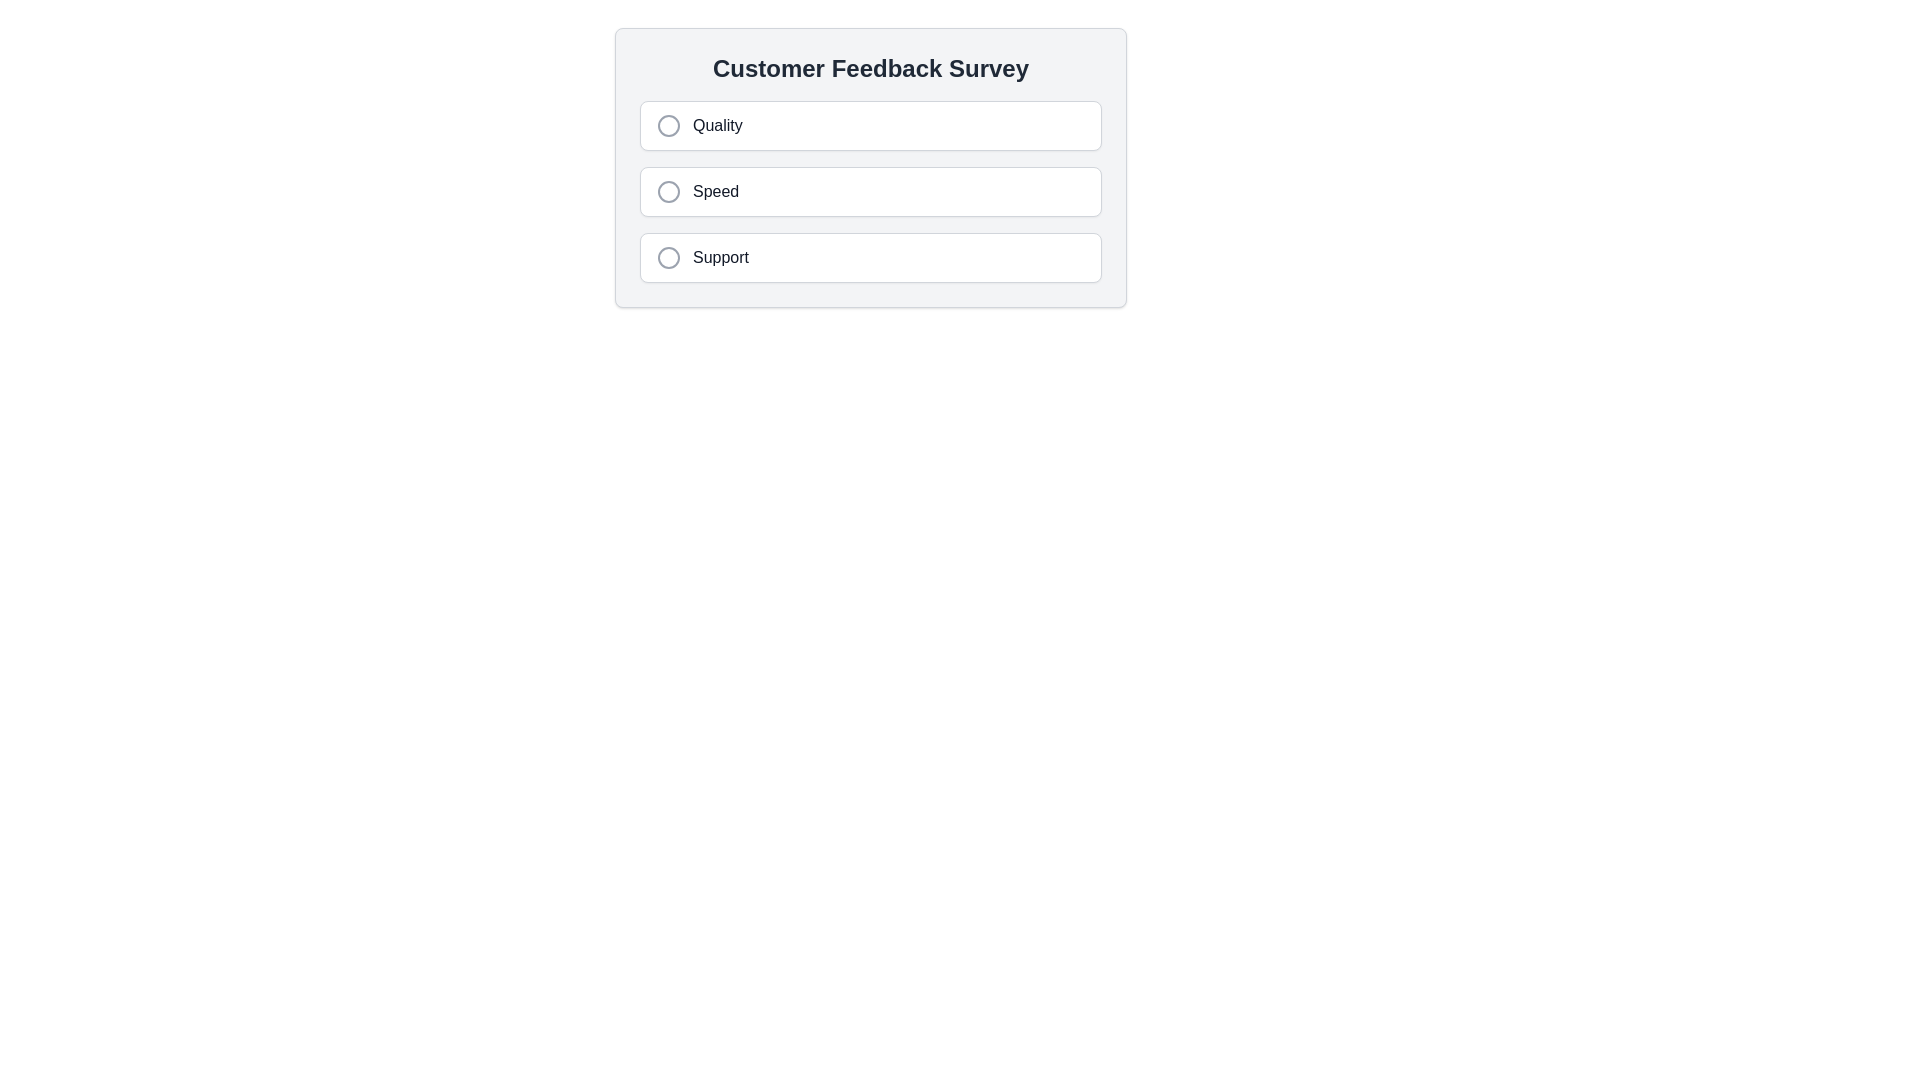  Describe the element at coordinates (716, 192) in the screenshot. I see `the 'Speed' text label, which is the second option in a vertical list of three radio options within a survey form, displayed in dark gray color` at that location.